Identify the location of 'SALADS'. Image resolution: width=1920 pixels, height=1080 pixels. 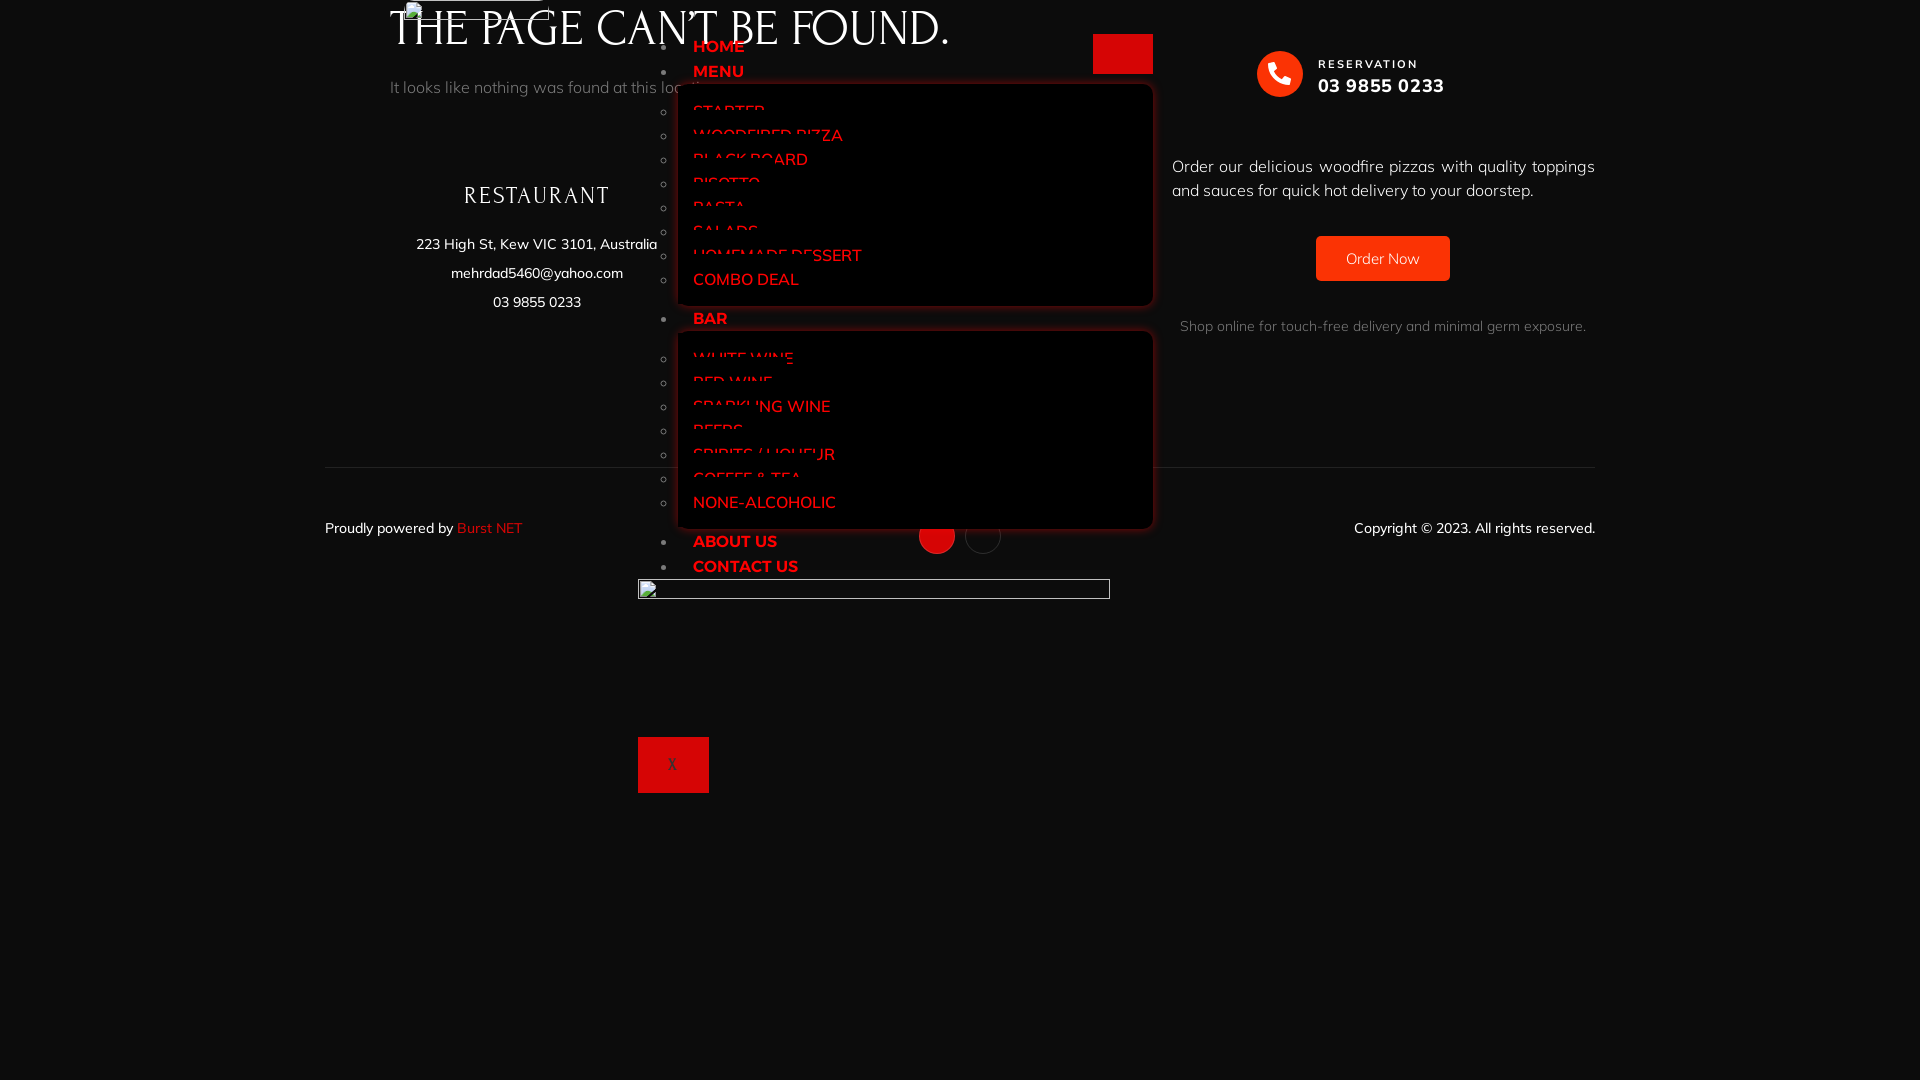
(724, 230).